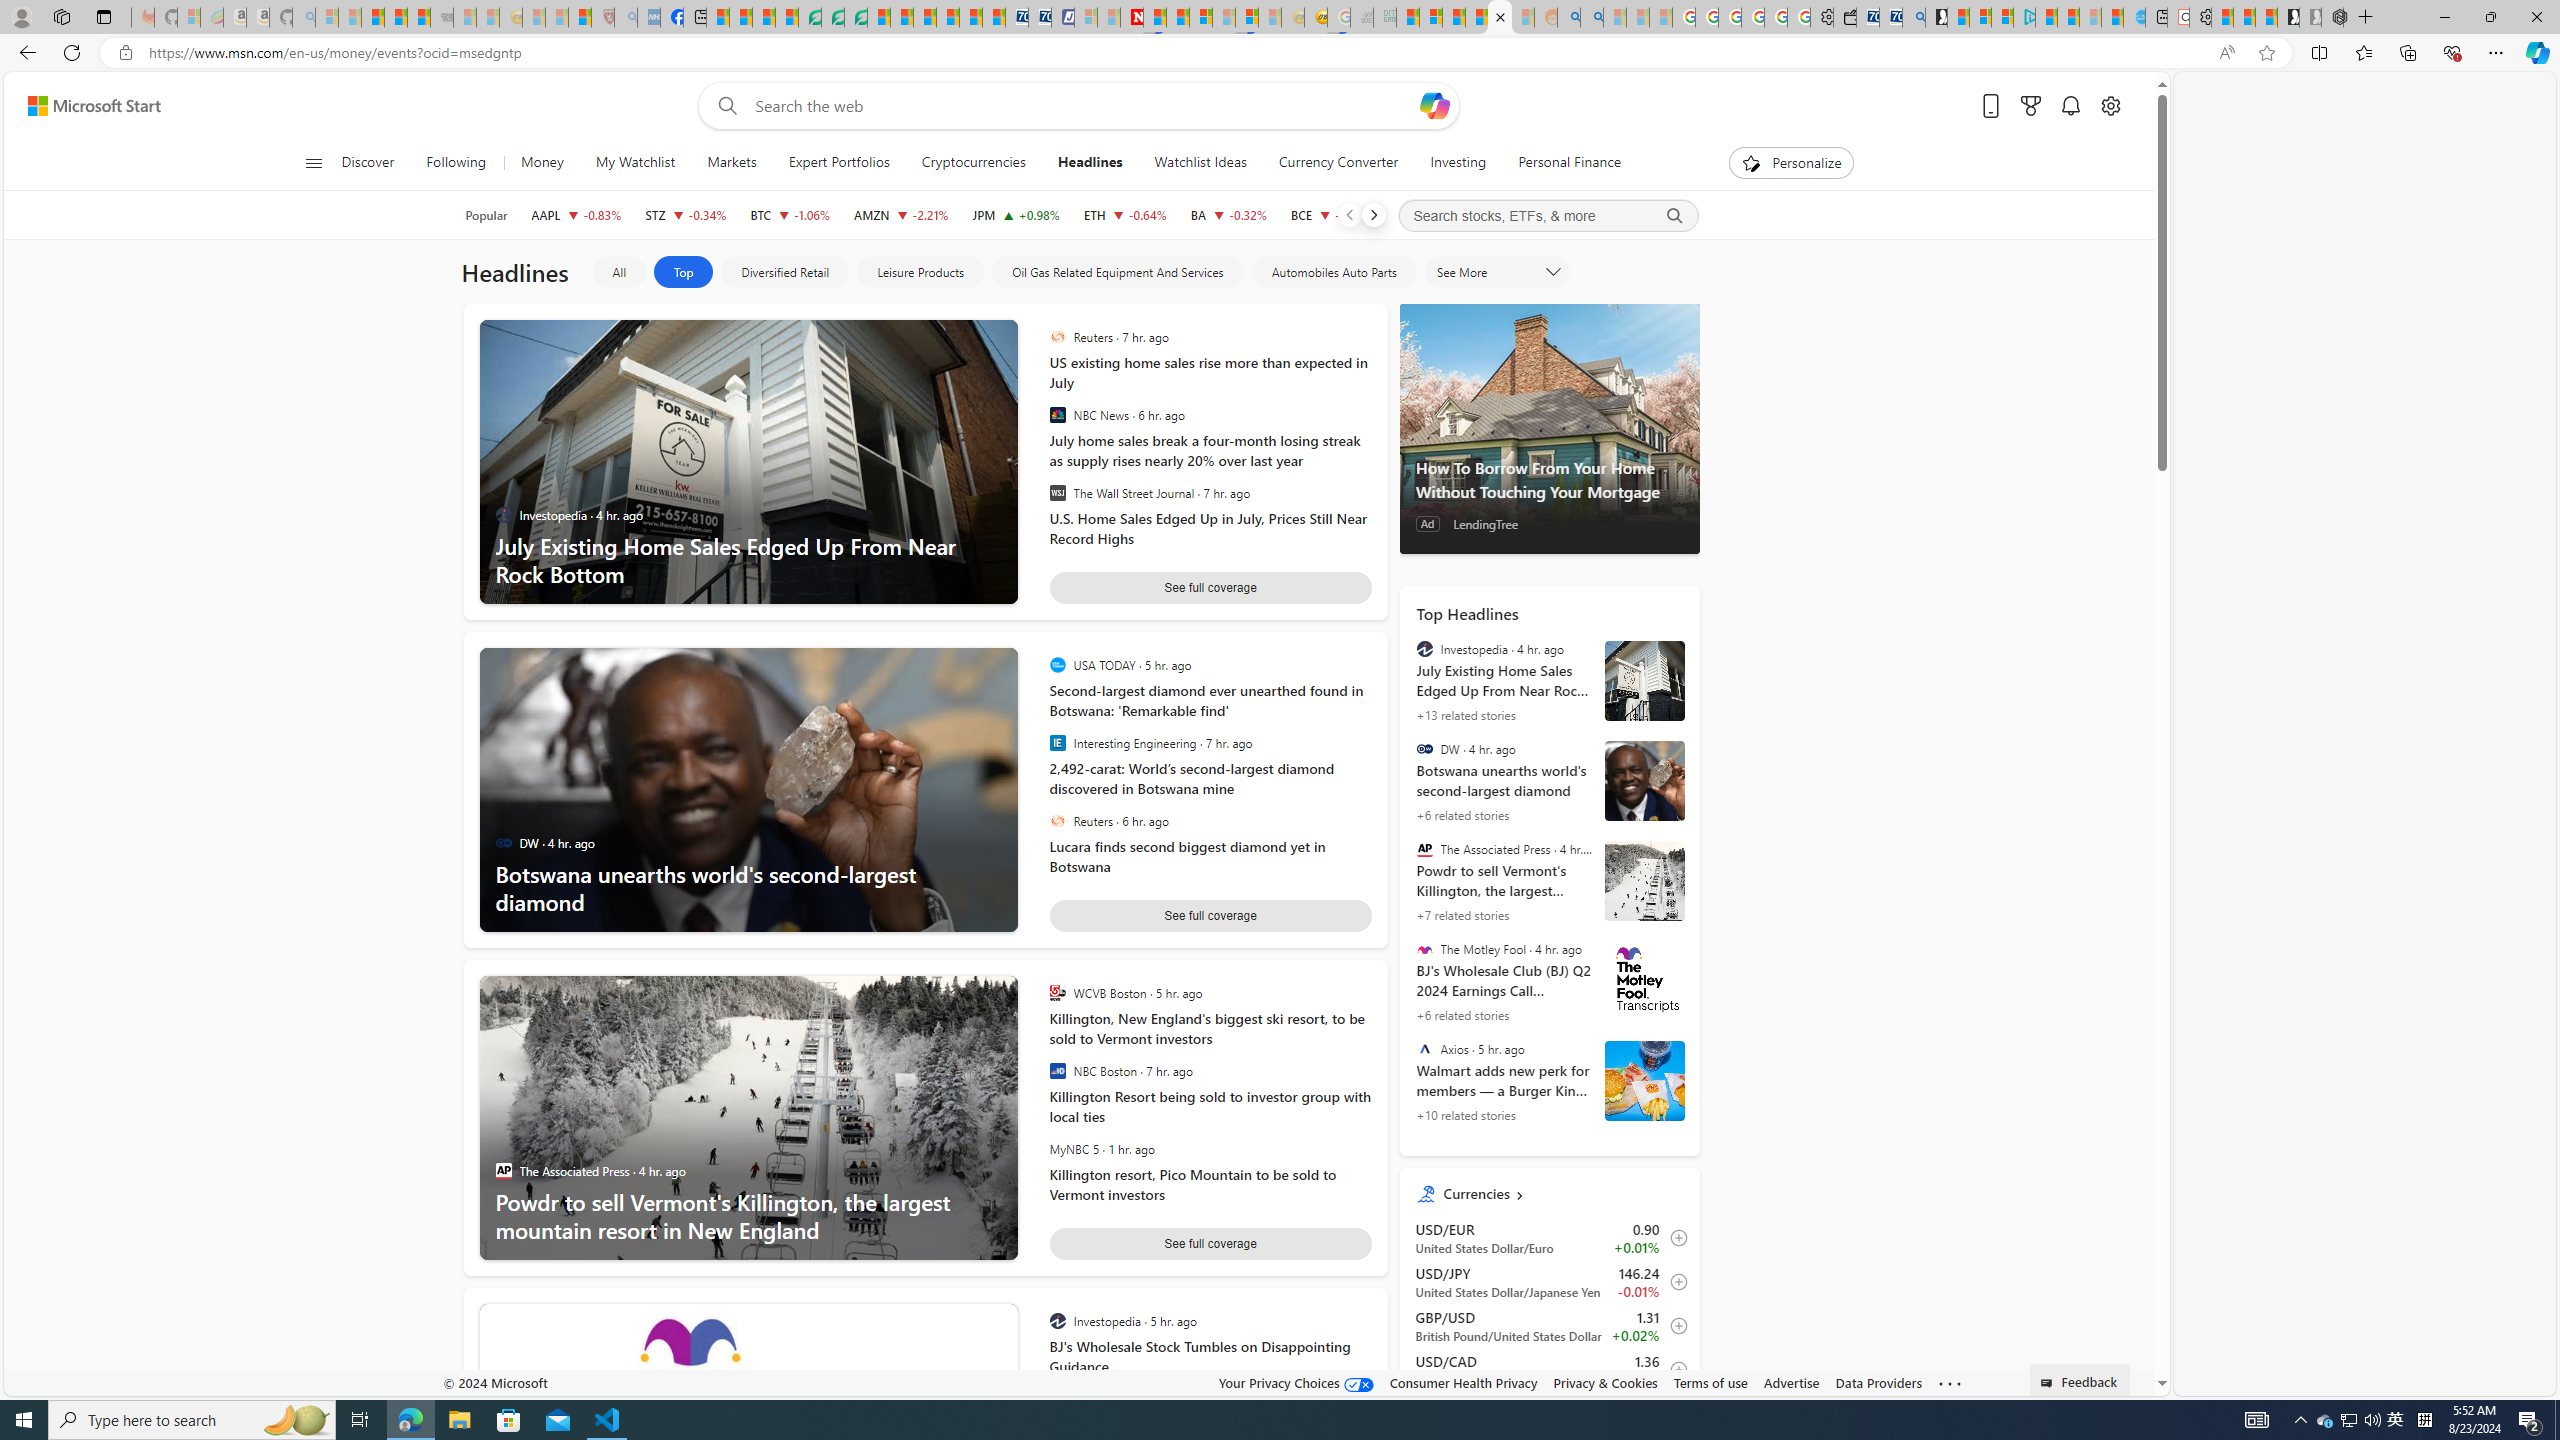 The height and width of the screenshot is (1440, 2560). Describe the element at coordinates (682, 271) in the screenshot. I see `'Top'` at that location.